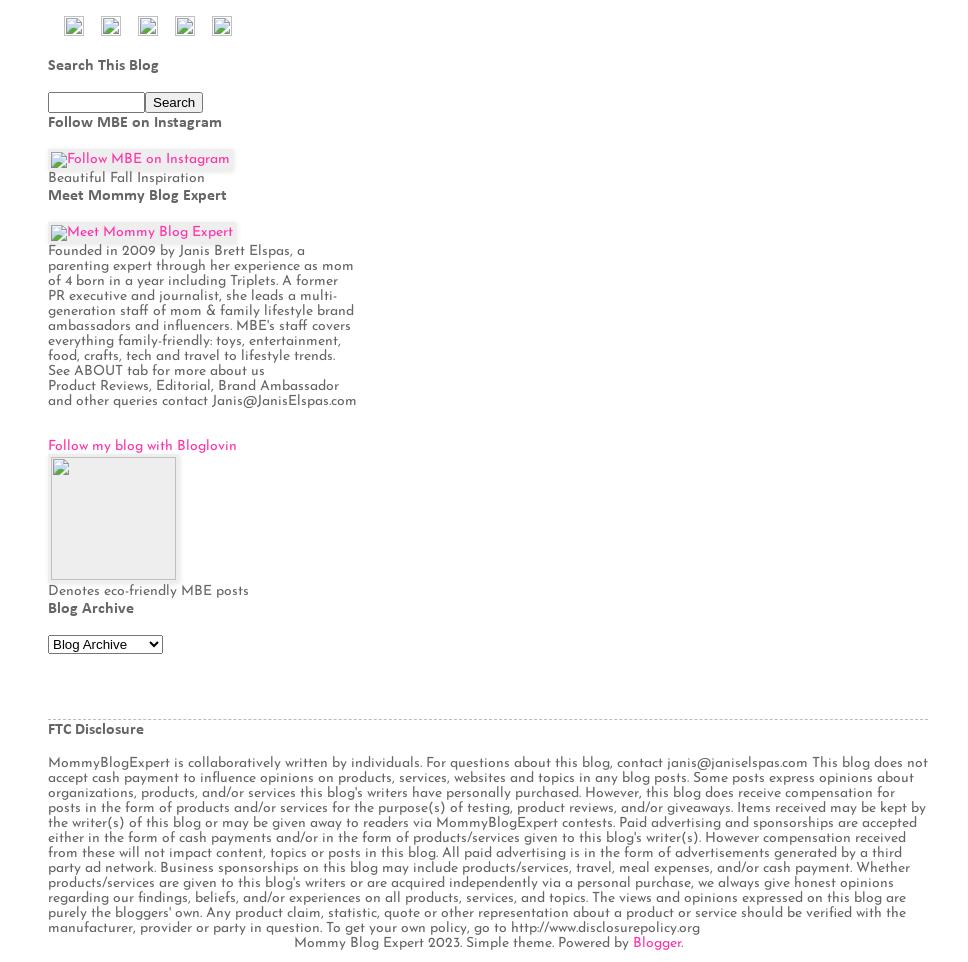 This screenshot has width=968, height=962. Describe the element at coordinates (461, 942) in the screenshot. I see `'Mommy Blog Expert 2023. Simple theme. Powered by'` at that location.